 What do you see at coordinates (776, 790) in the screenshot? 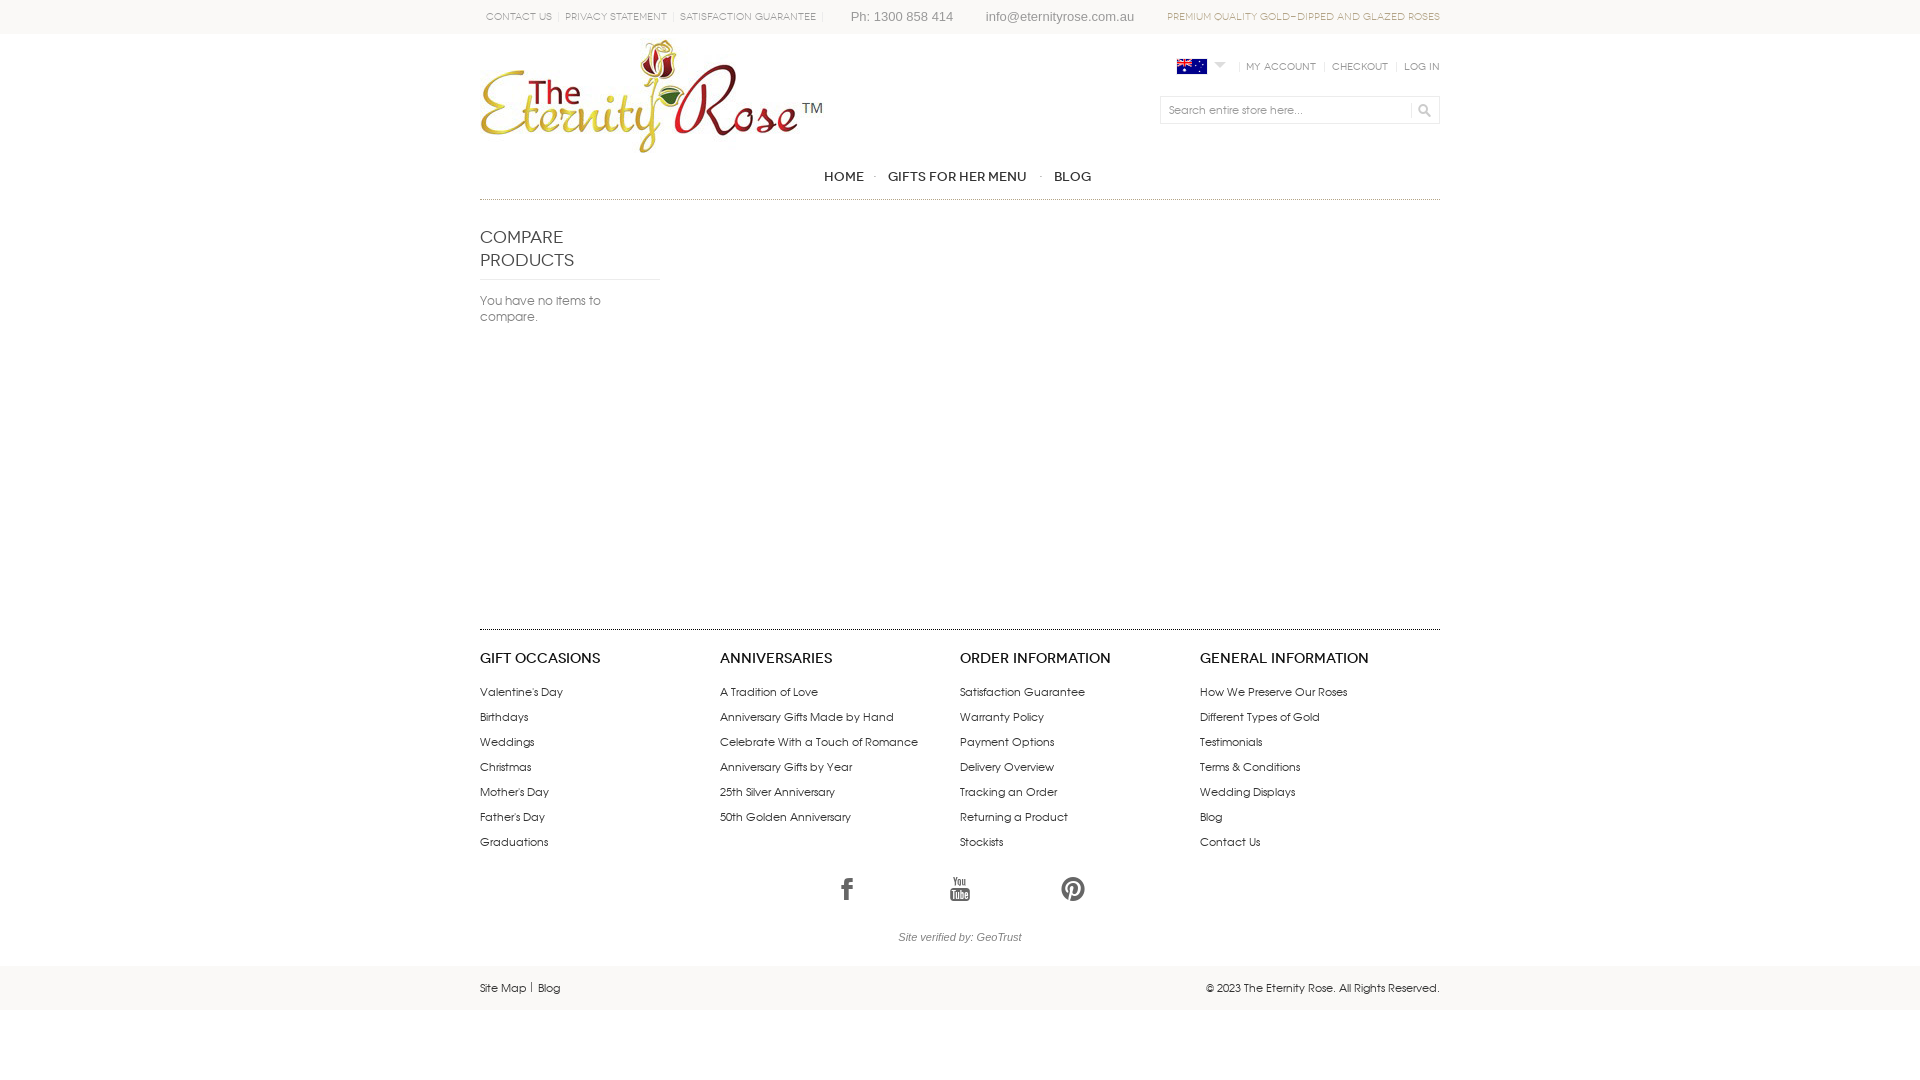
I see `'25th Silver Anniversary'` at bounding box center [776, 790].